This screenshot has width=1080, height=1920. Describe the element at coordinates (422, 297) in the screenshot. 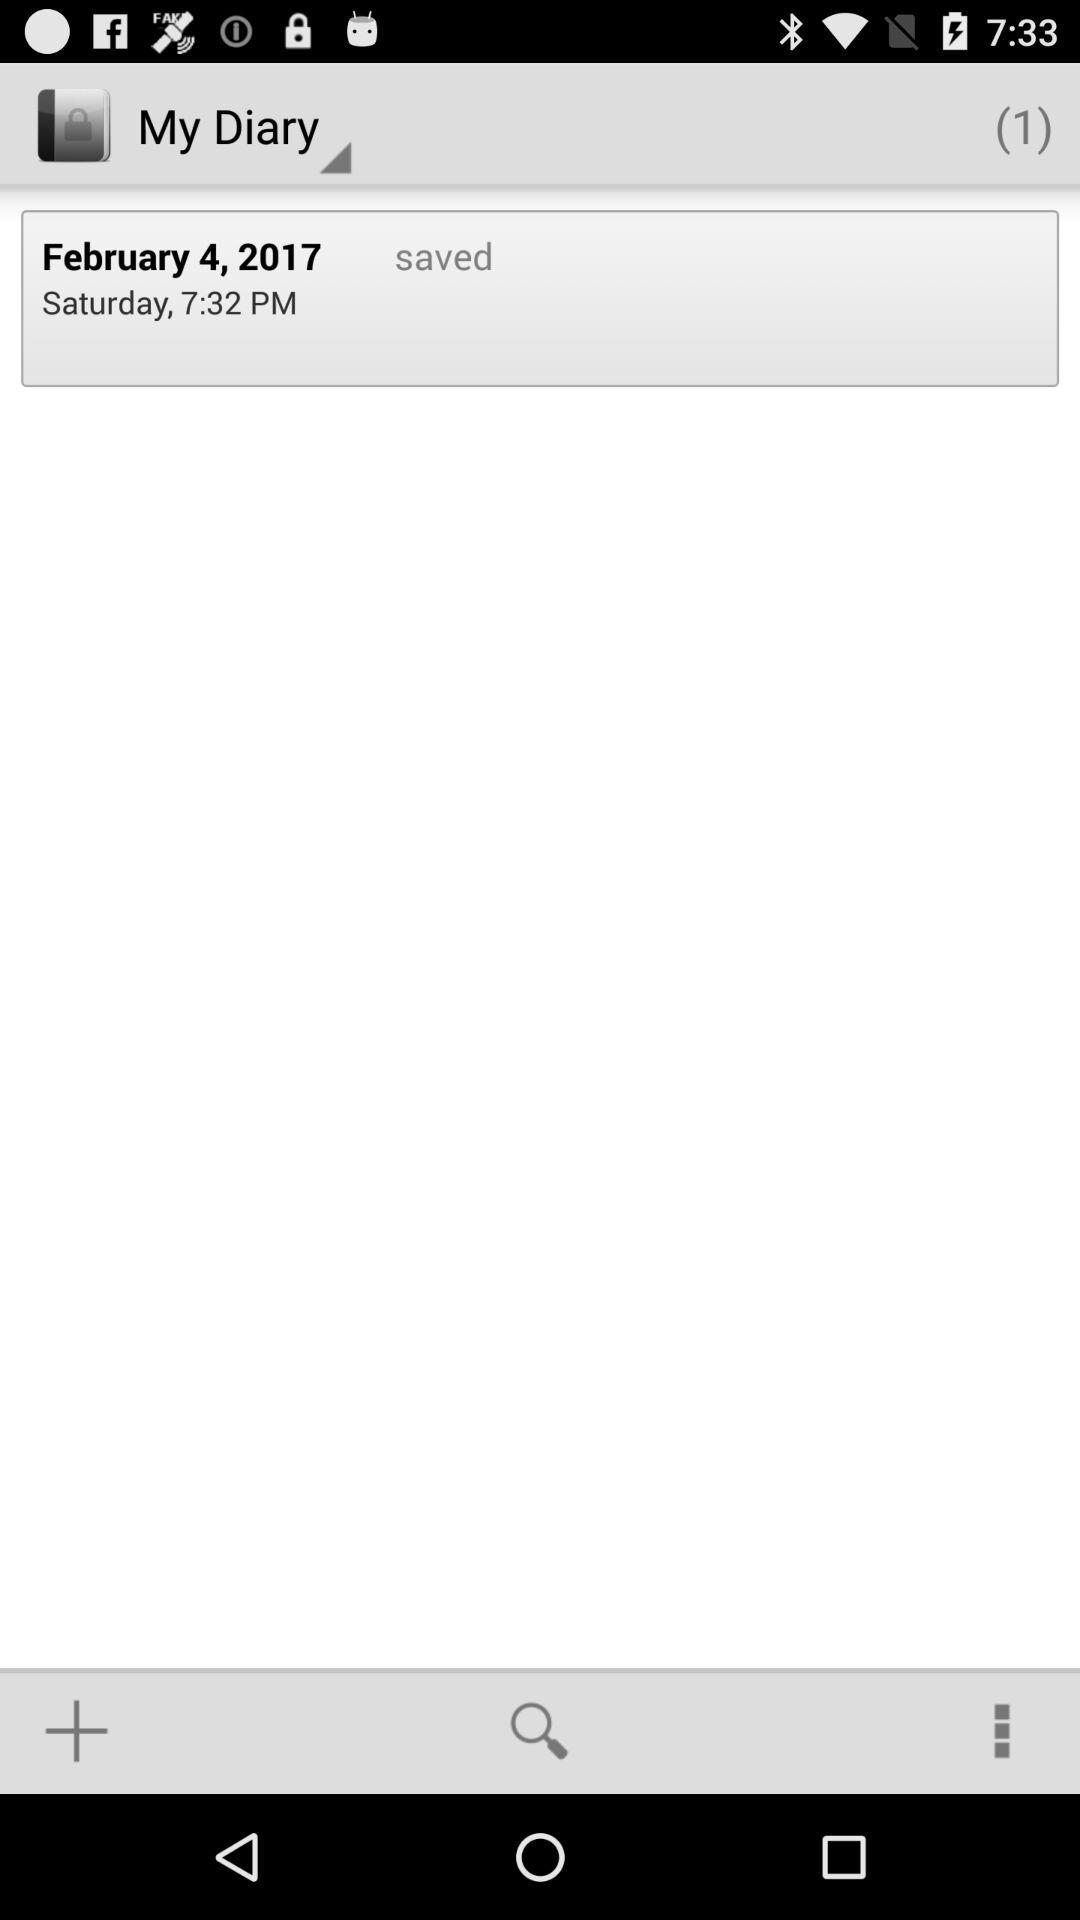

I see `app next to the february 4, 2017` at that location.